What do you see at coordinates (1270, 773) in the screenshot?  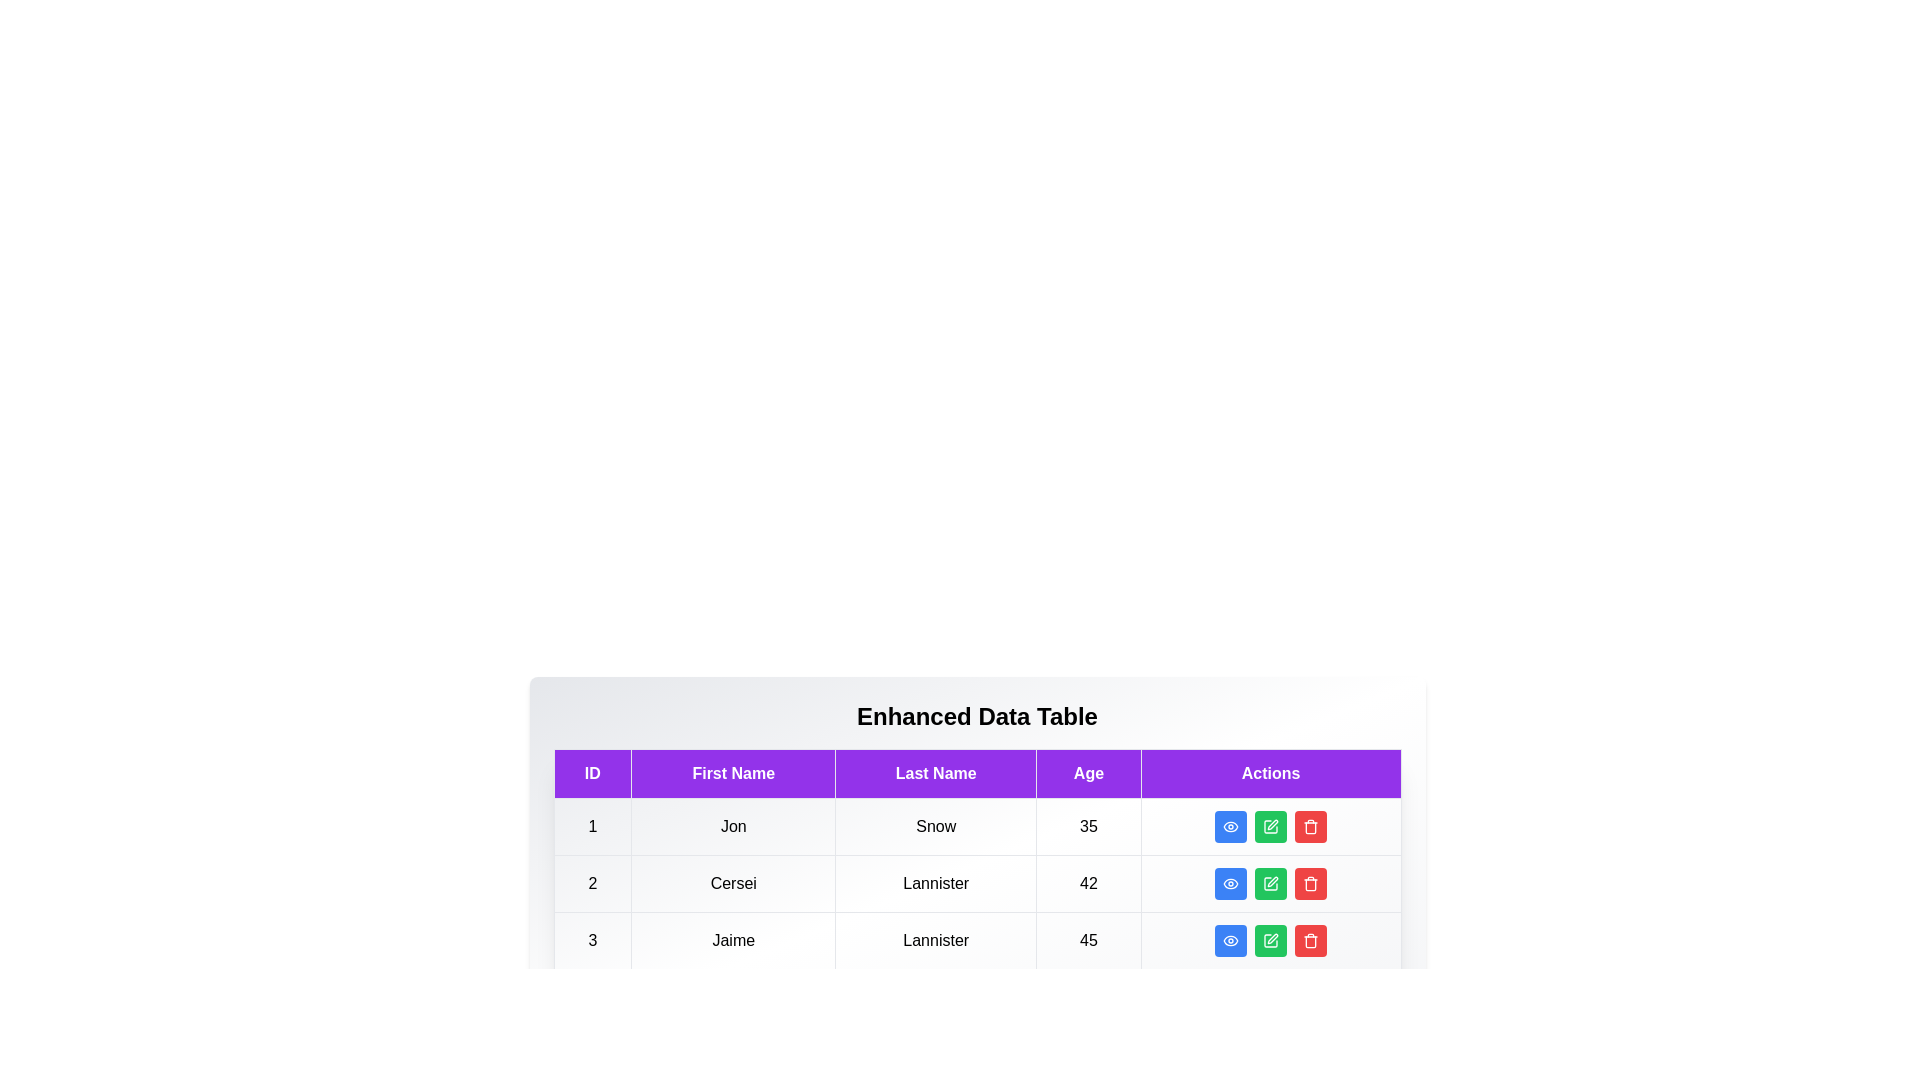 I see `the column header Actions to sort the table by that column` at bounding box center [1270, 773].